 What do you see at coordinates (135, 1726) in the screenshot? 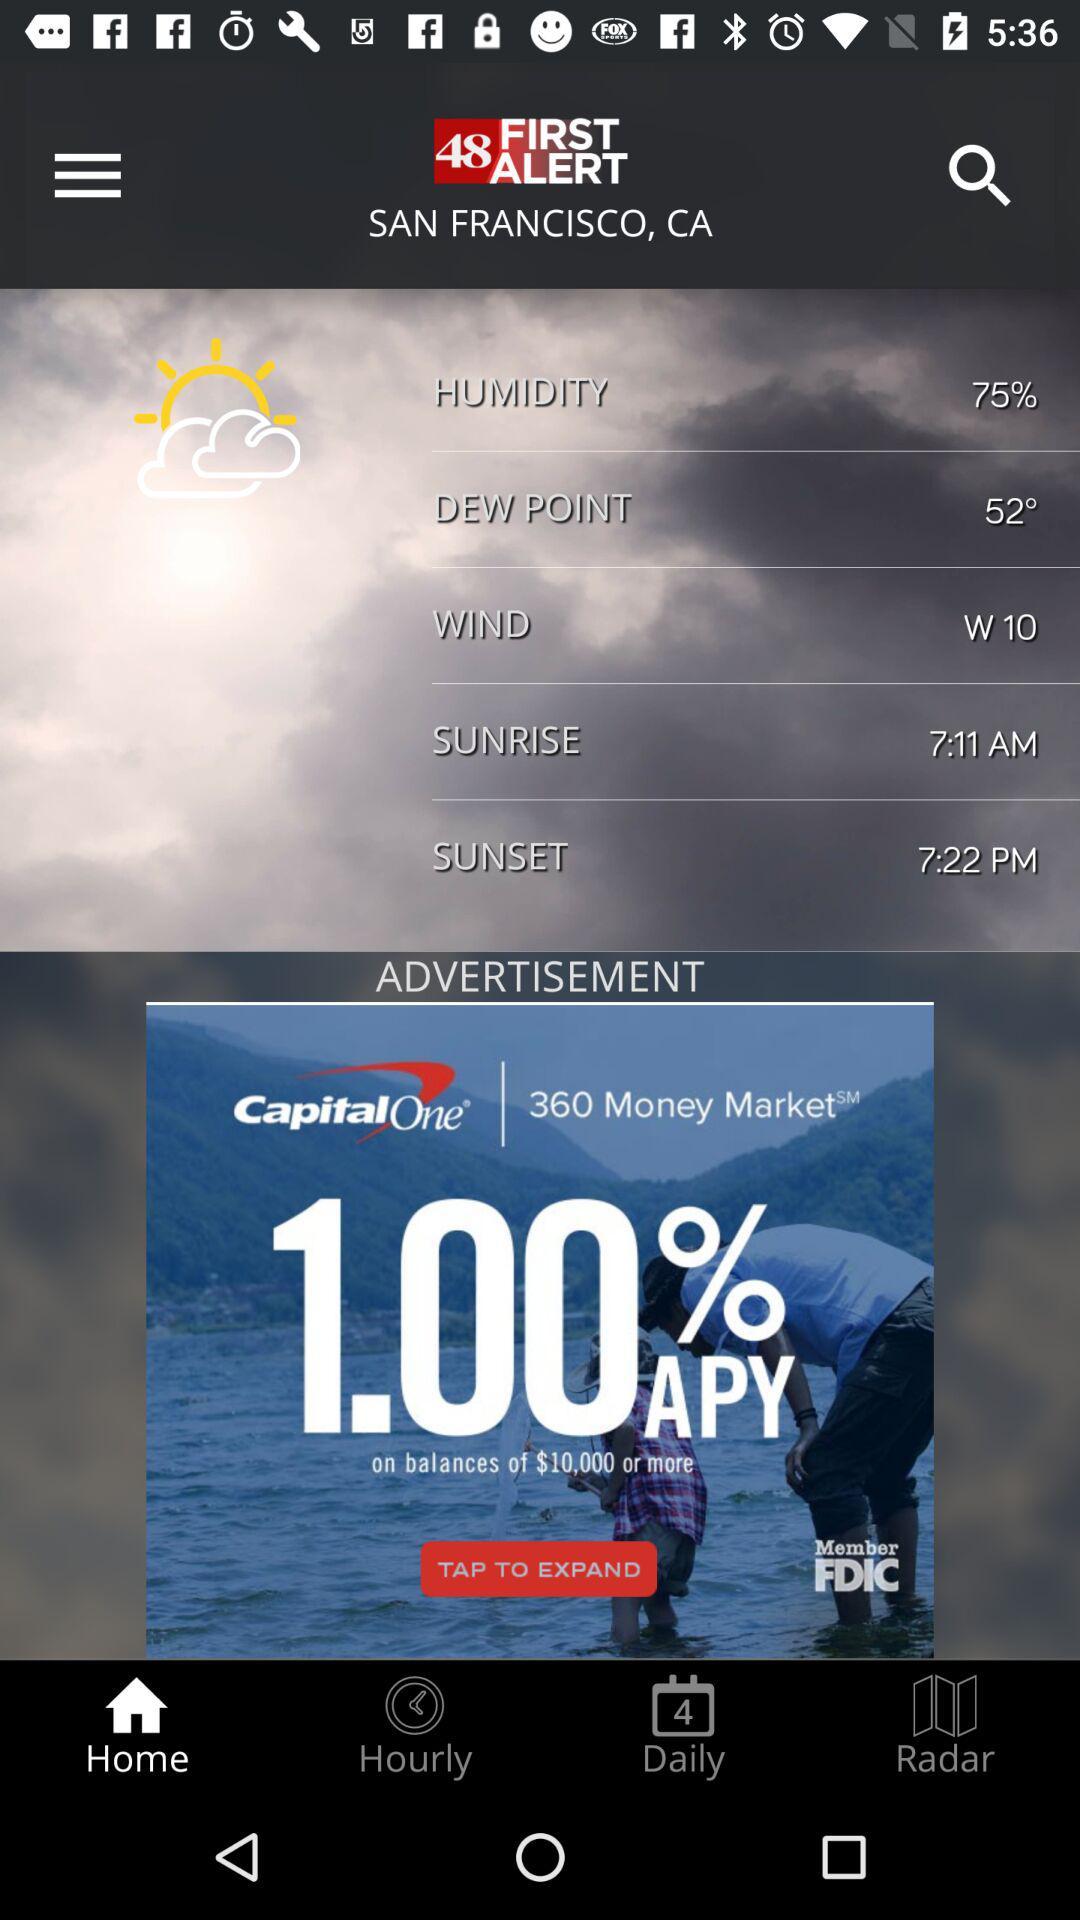
I see `the item at the bottom left corner` at bounding box center [135, 1726].